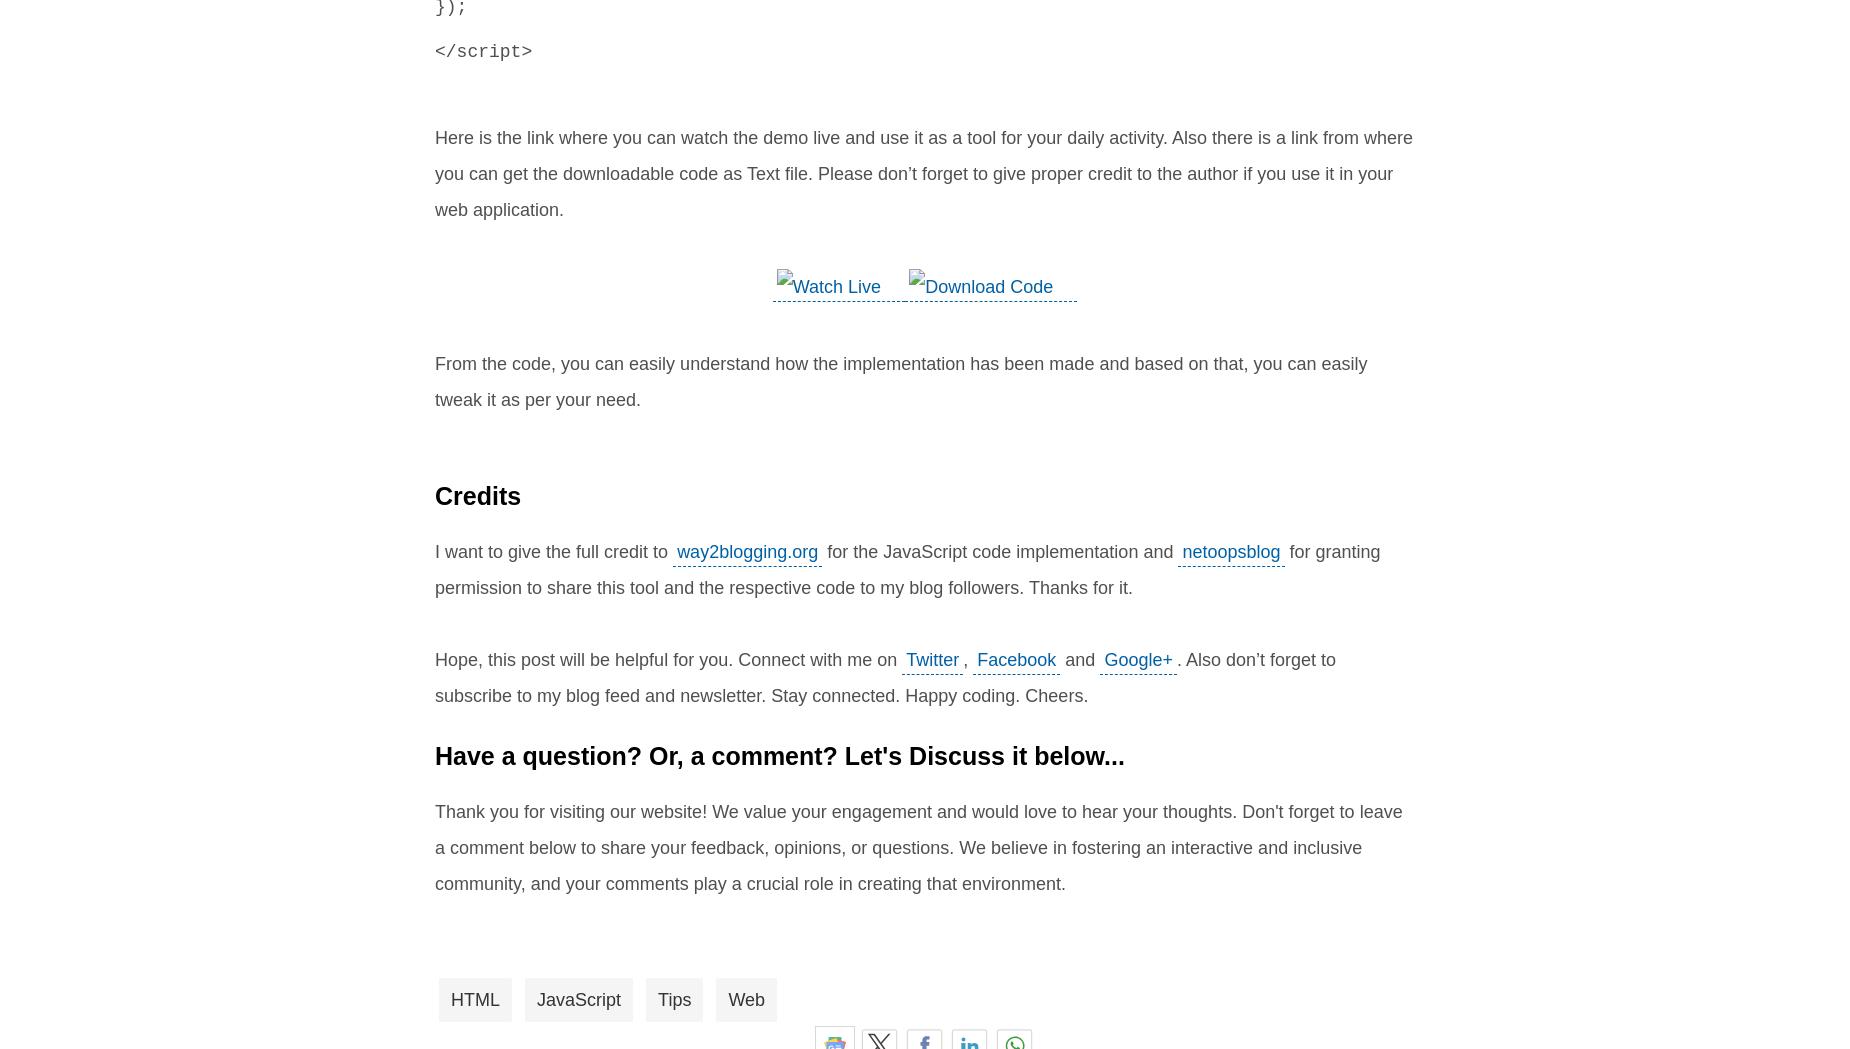 The image size is (1850, 1049). I want to click on 'Credits', so click(478, 494).